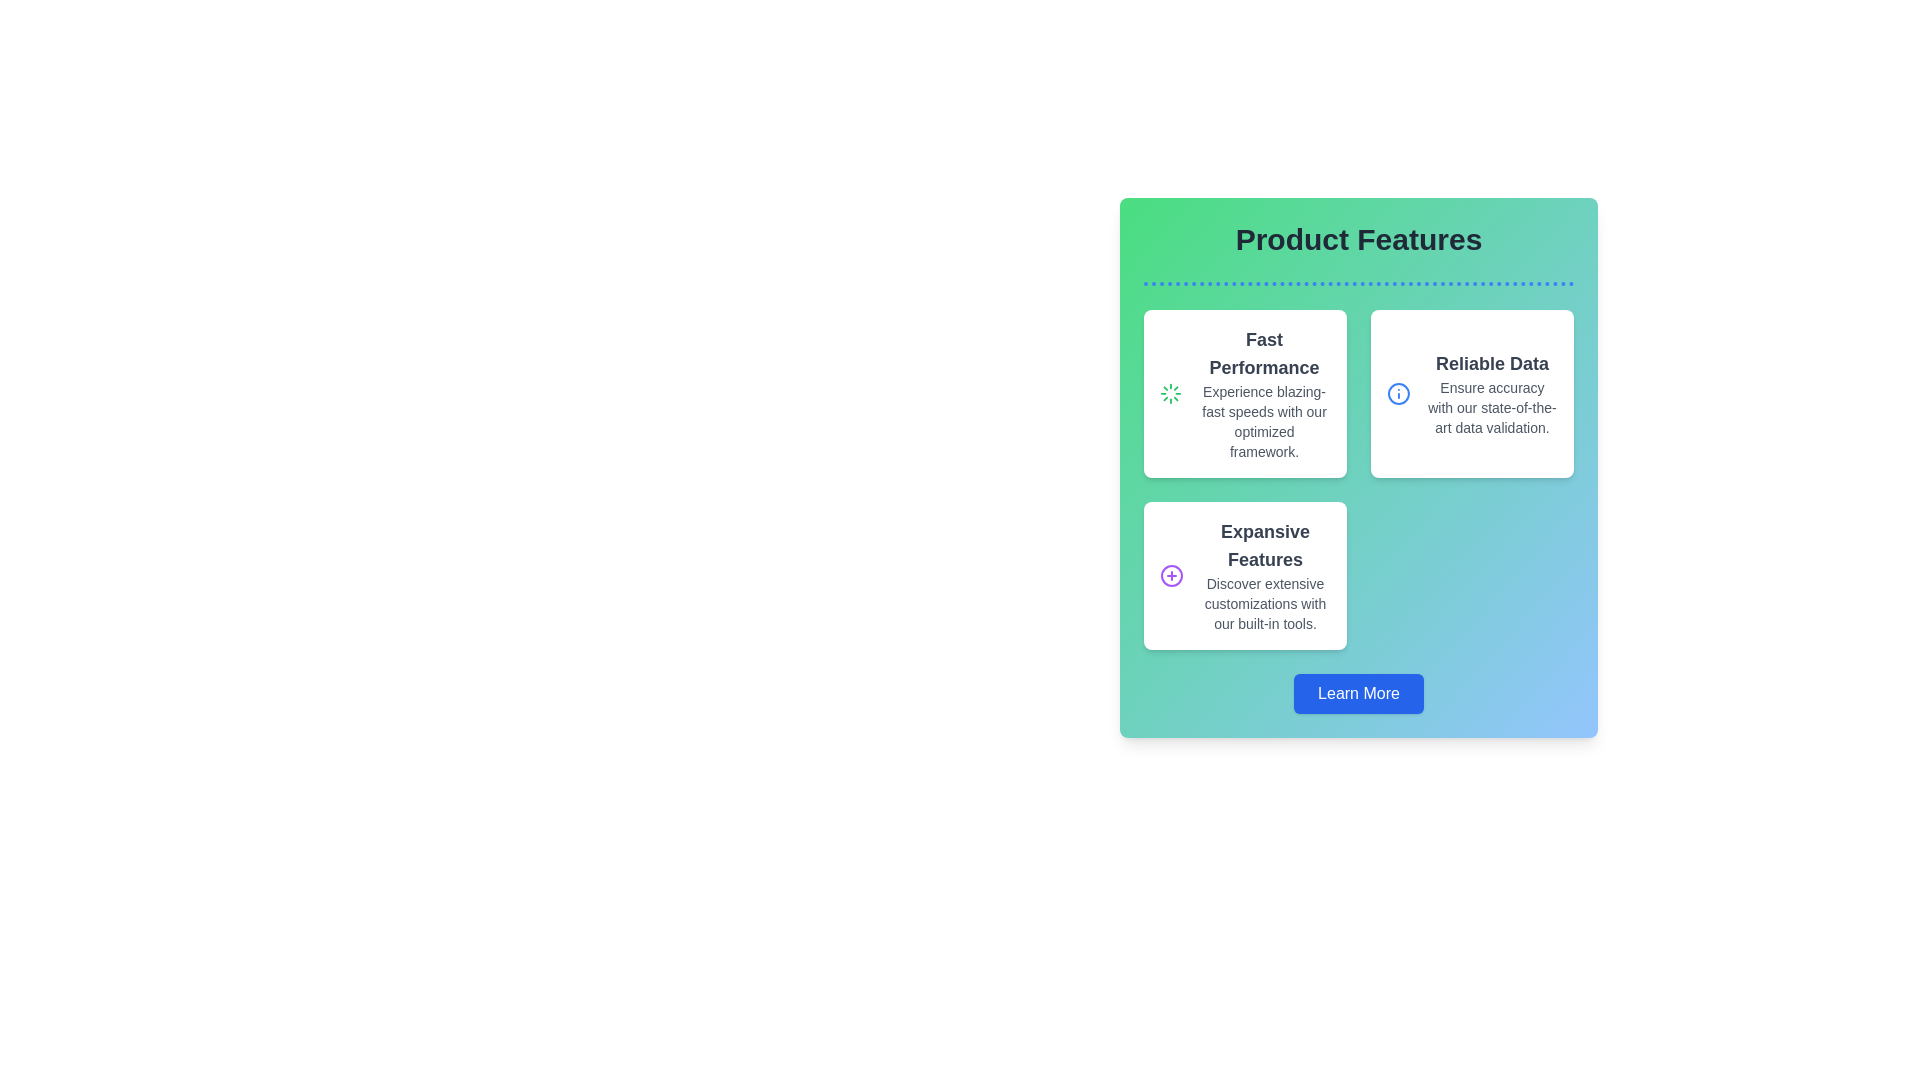 The height and width of the screenshot is (1080, 1920). What do you see at coordinates (1264, 546) in the screenshot?
I see `the text label displaying 'Expansive Features' in bold and dark gray, located in the bottom-left quadrant of the 'Product Features' panel` at bounding box center [1264, 546].